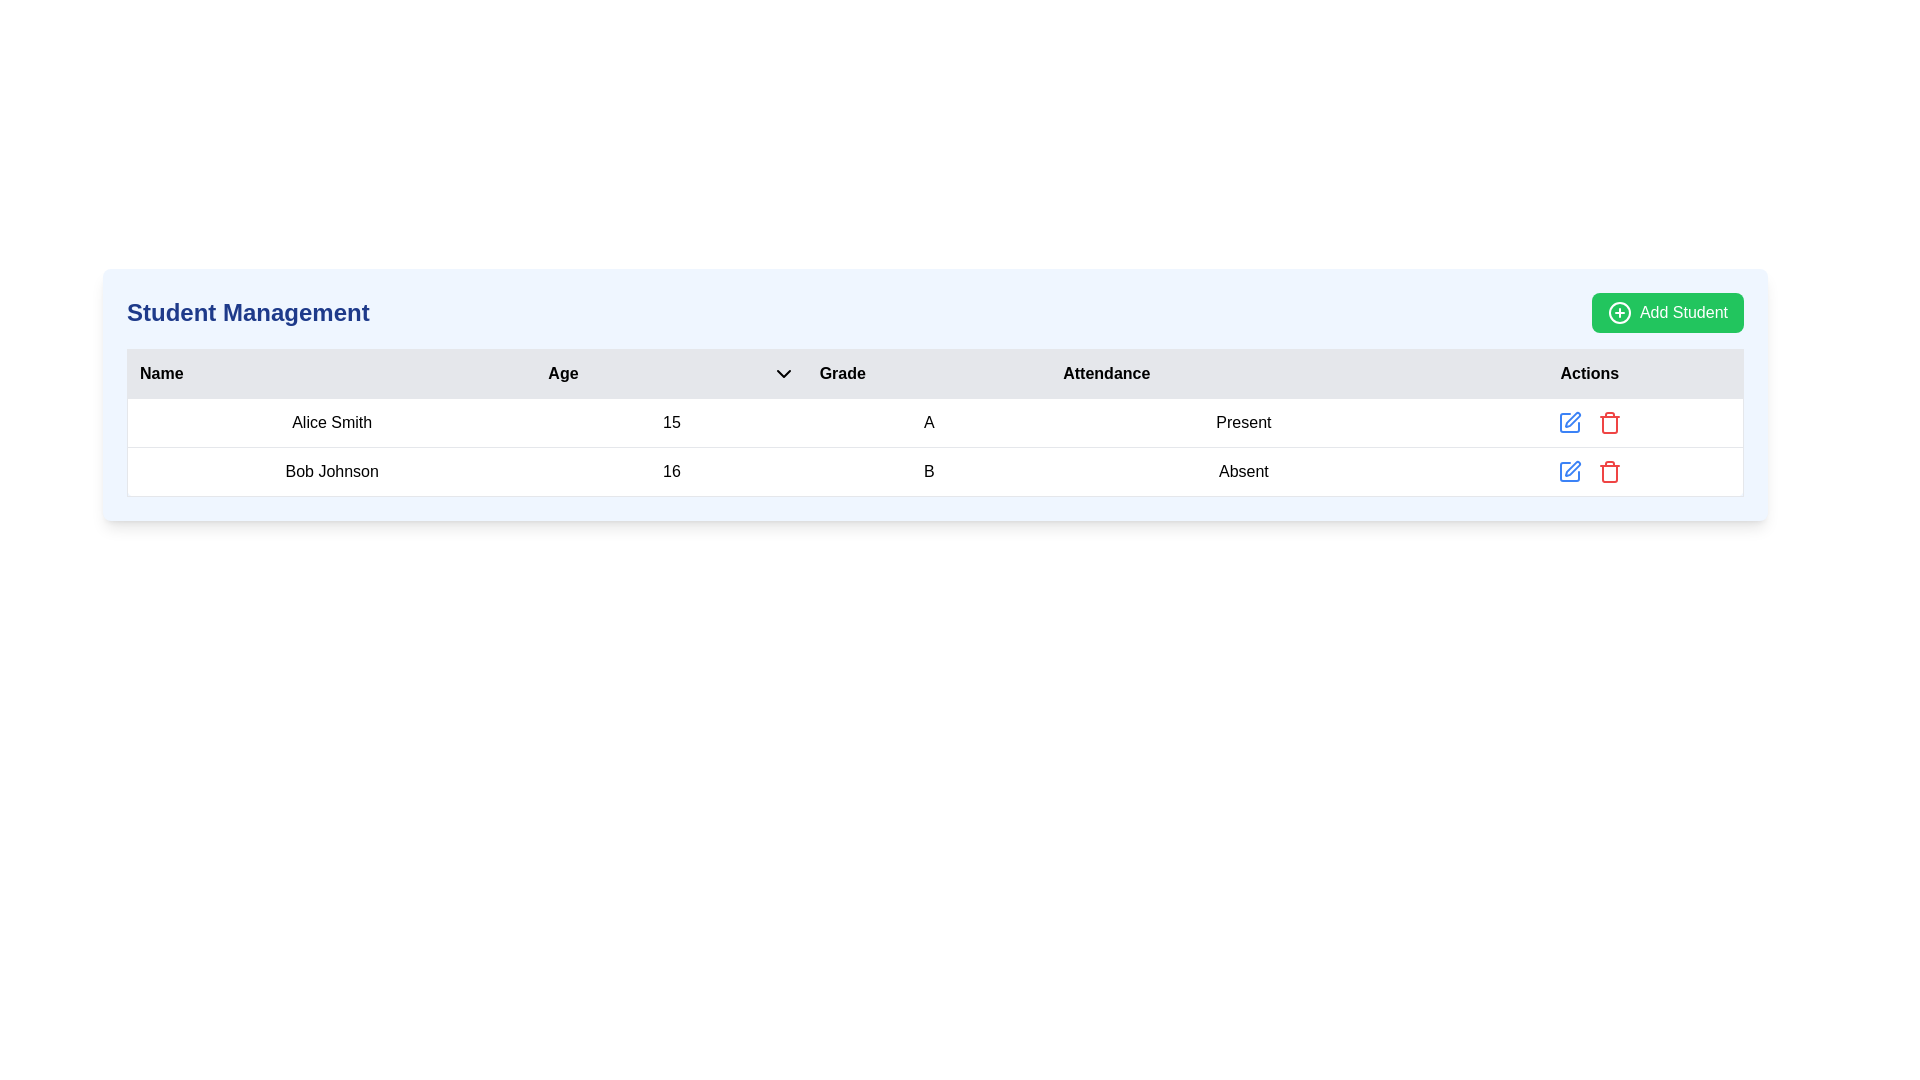 Image resolution: width=1920 pixels, height=1080 pixels. Describe the element at coordinates (1242, 422) in the screenshot. I see `the 'Present' text label indicating the attendance status of Alice Smith in the Attendance column of the table` at that location.